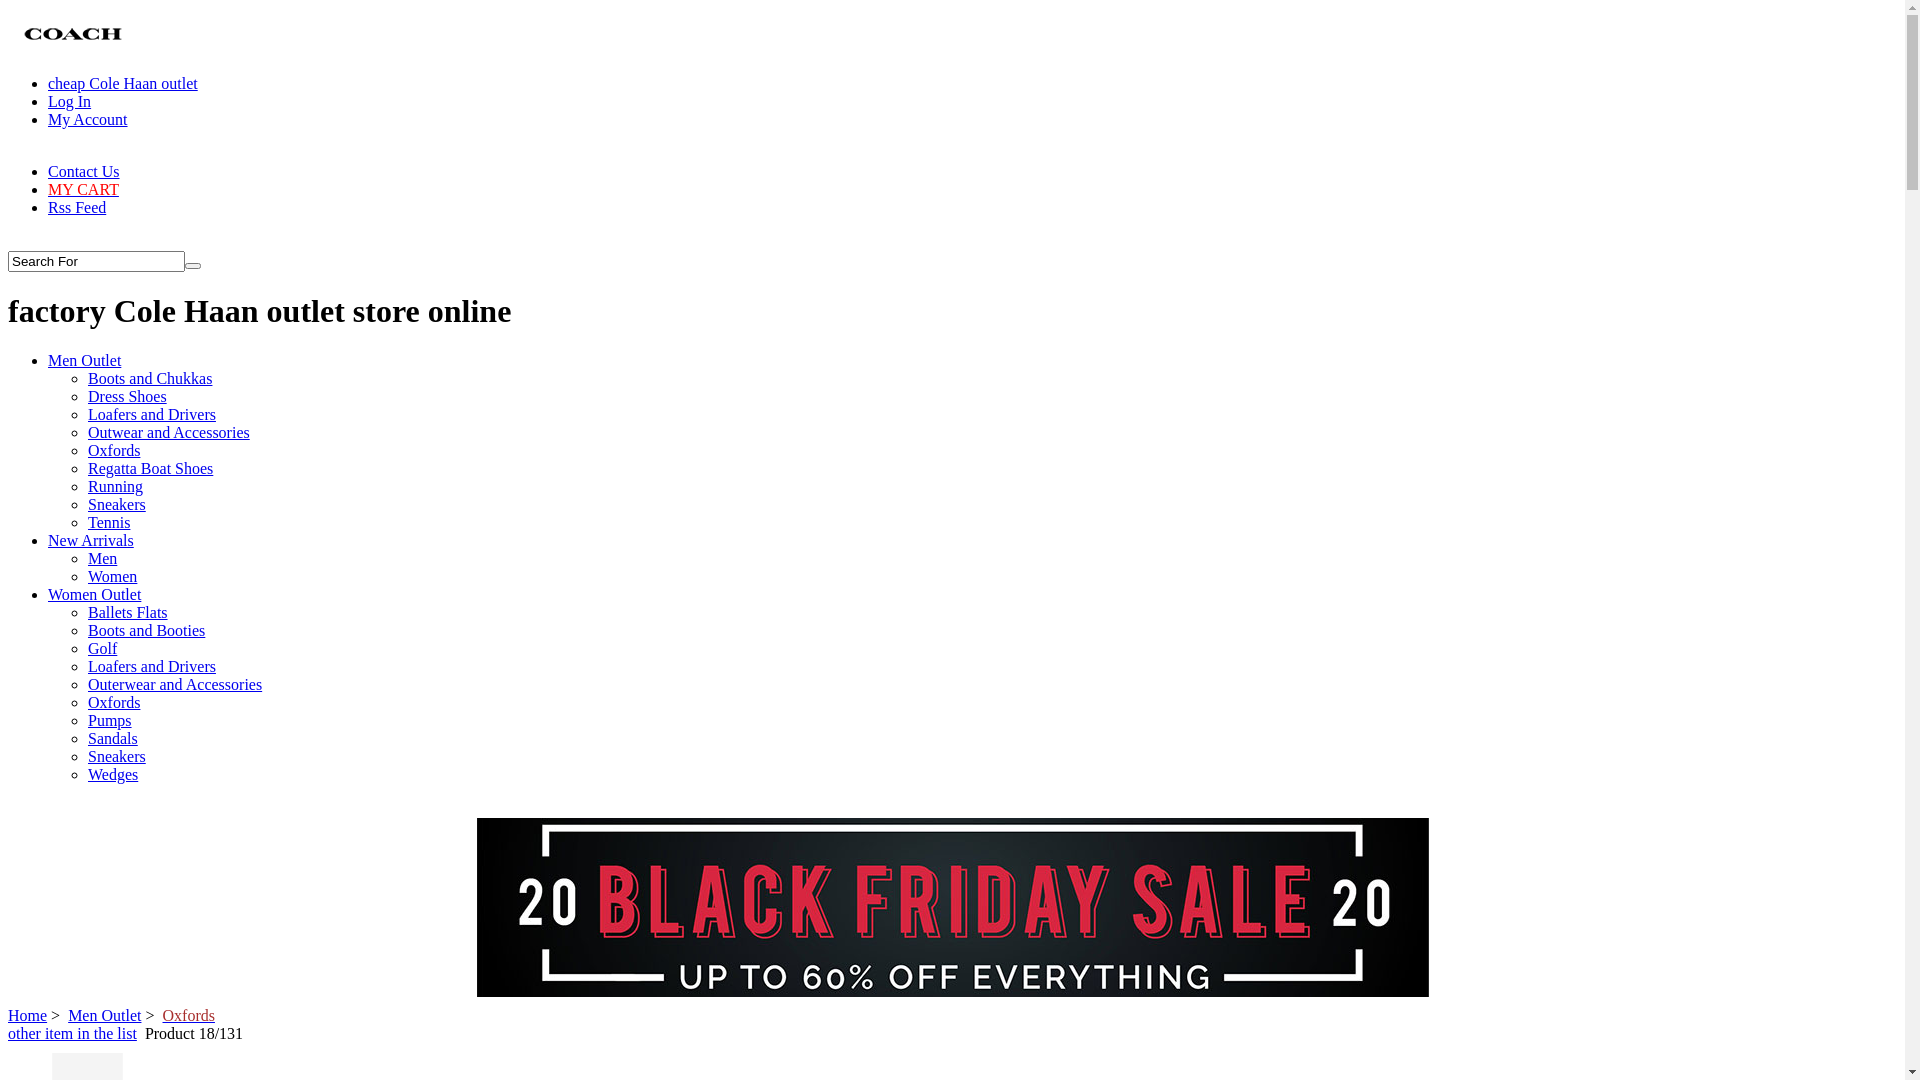 This screenshot has height=1080, width=1920. I want to click on 'Golf', so click(86, 648).